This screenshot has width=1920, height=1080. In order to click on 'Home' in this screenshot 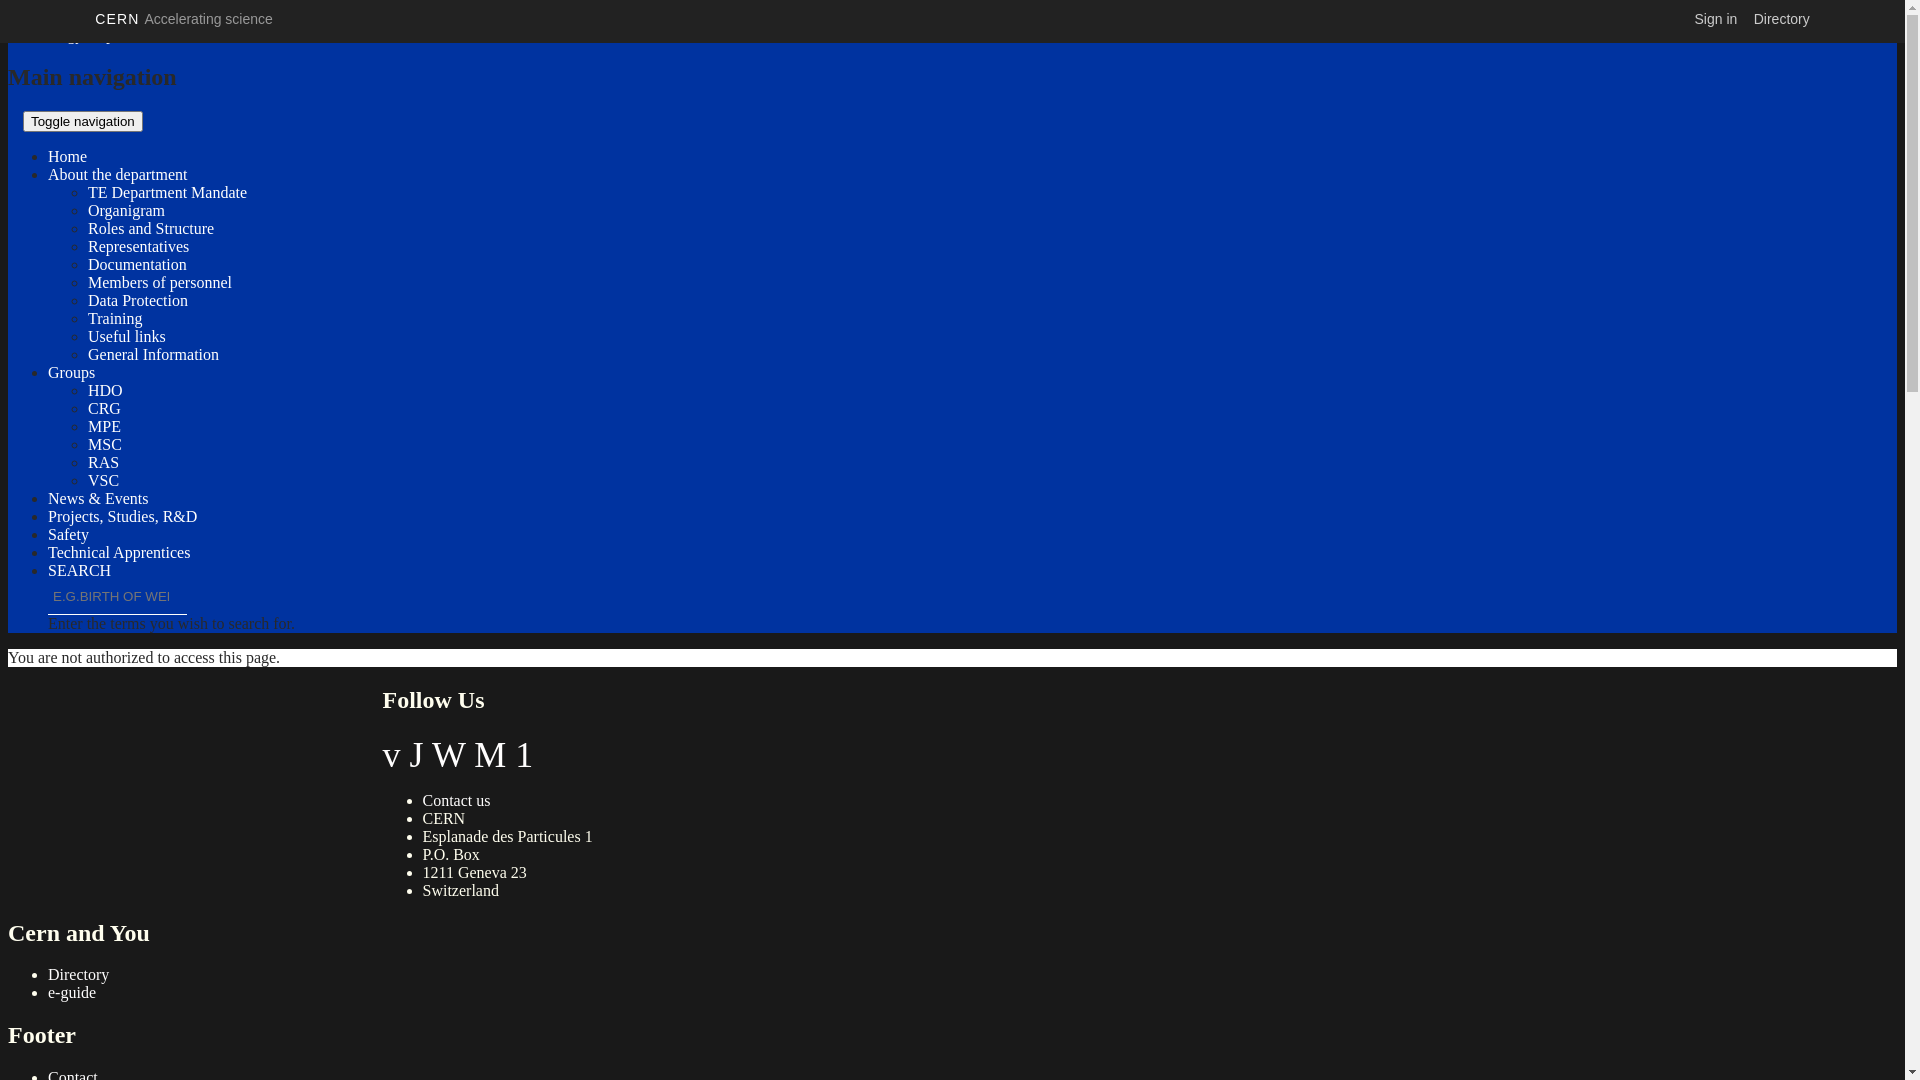, I will do `click(67, 155)`.